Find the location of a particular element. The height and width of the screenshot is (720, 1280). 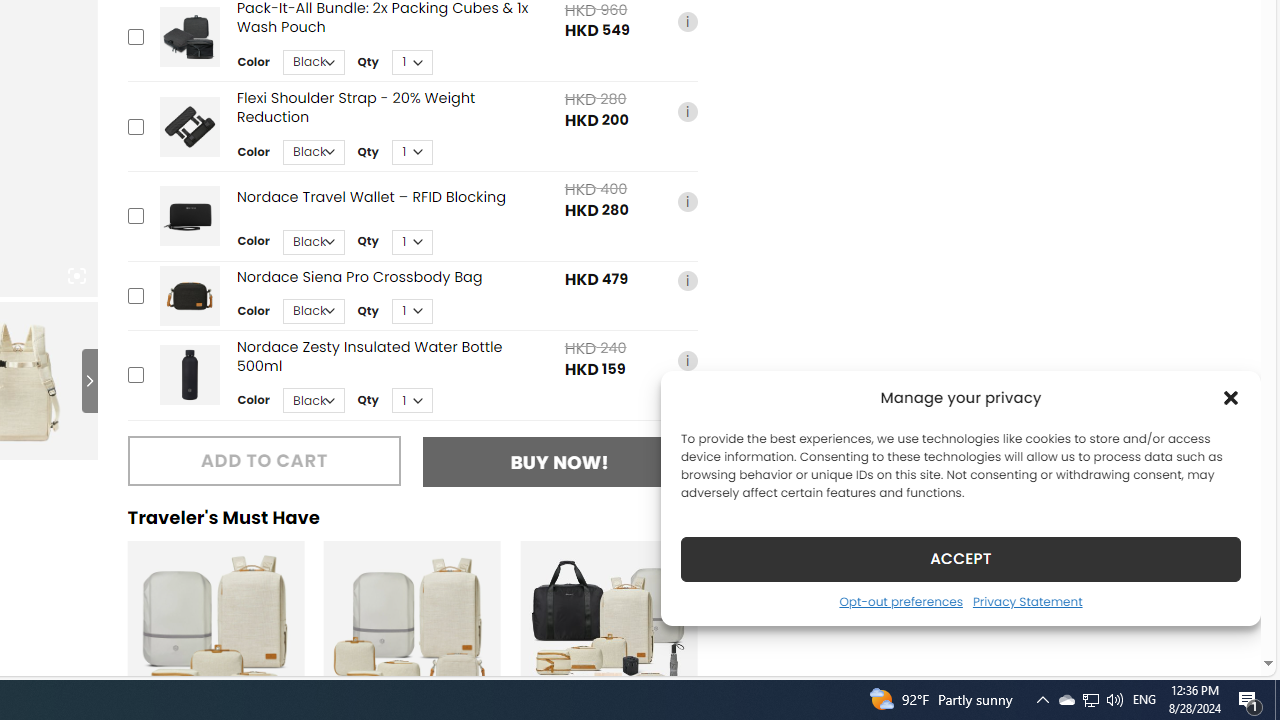

'Class: iconic-woothumbs-fullscreen' is located at coordinates (76, 276).